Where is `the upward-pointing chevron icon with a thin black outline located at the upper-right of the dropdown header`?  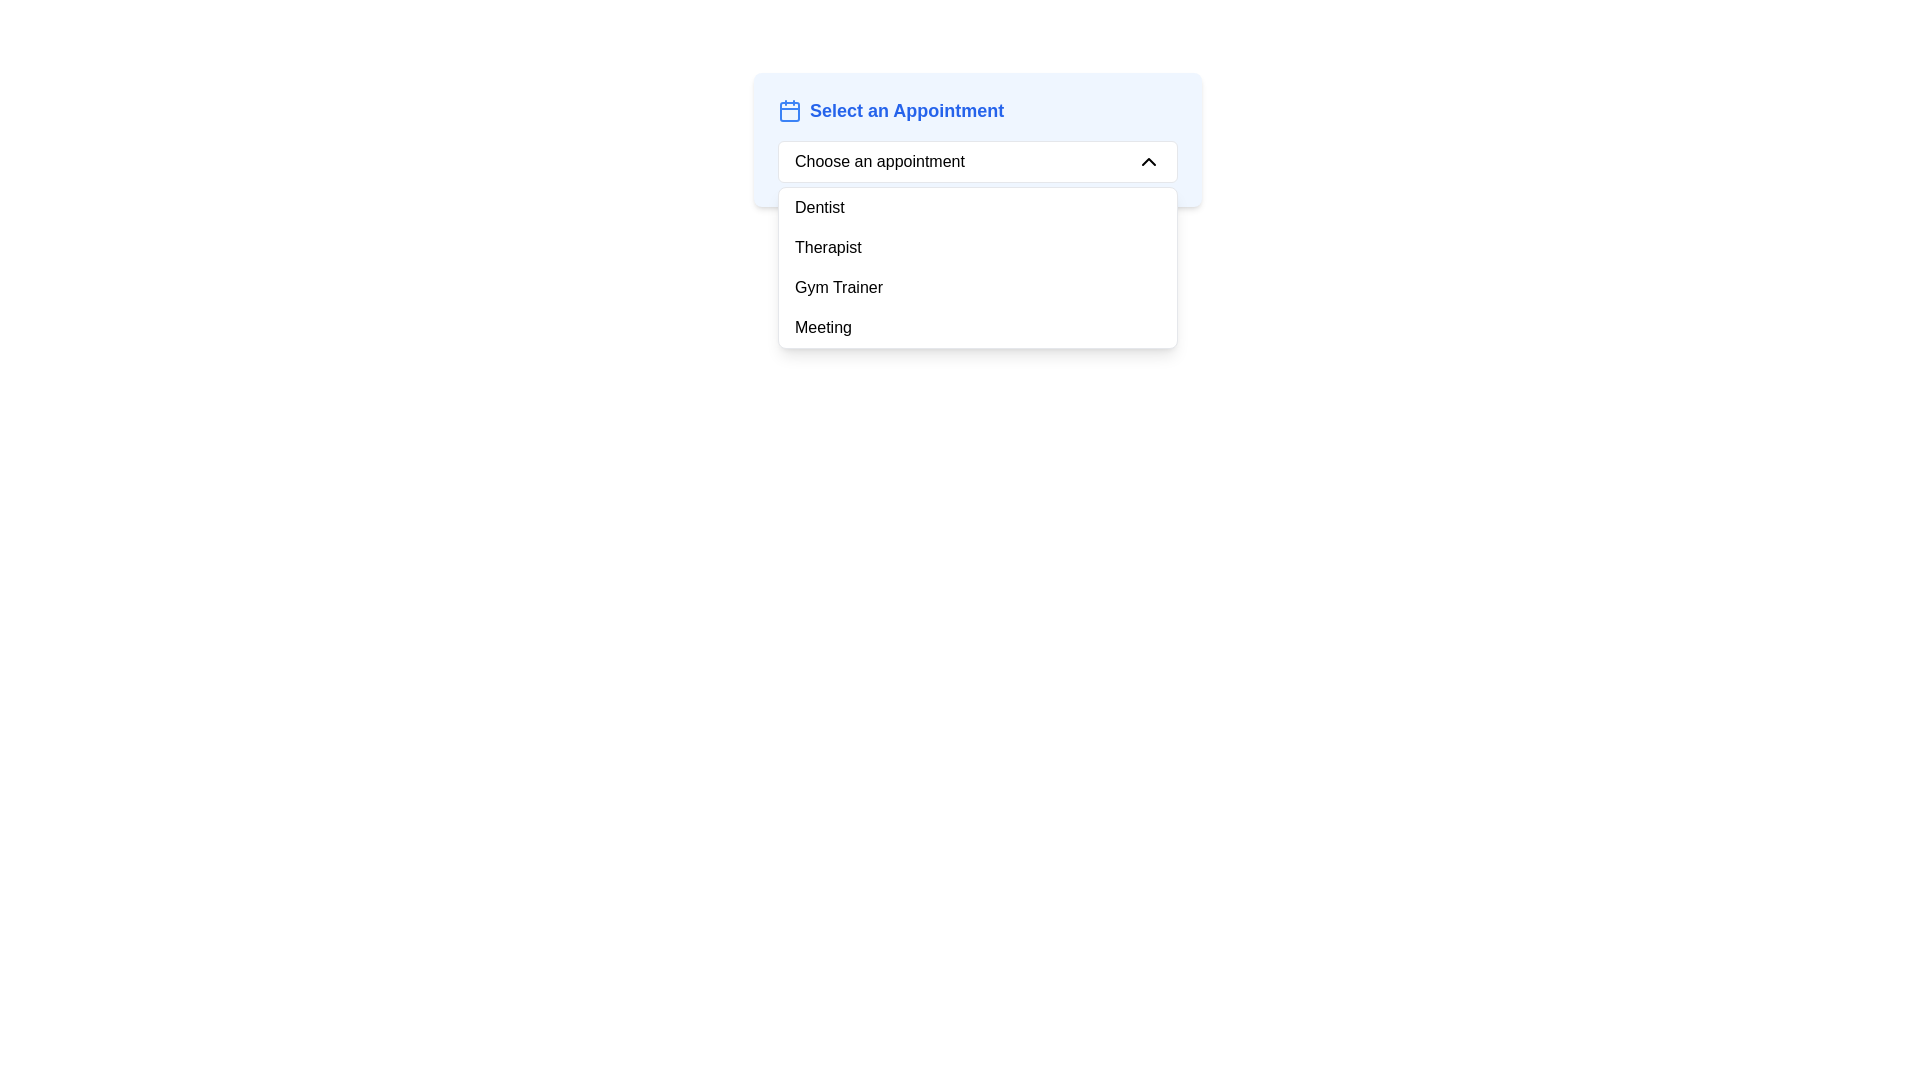 the upward-pointing chevron icon with a thin black outline located at the upper-right of the dropdown header is located at coordinates (1148, 161).